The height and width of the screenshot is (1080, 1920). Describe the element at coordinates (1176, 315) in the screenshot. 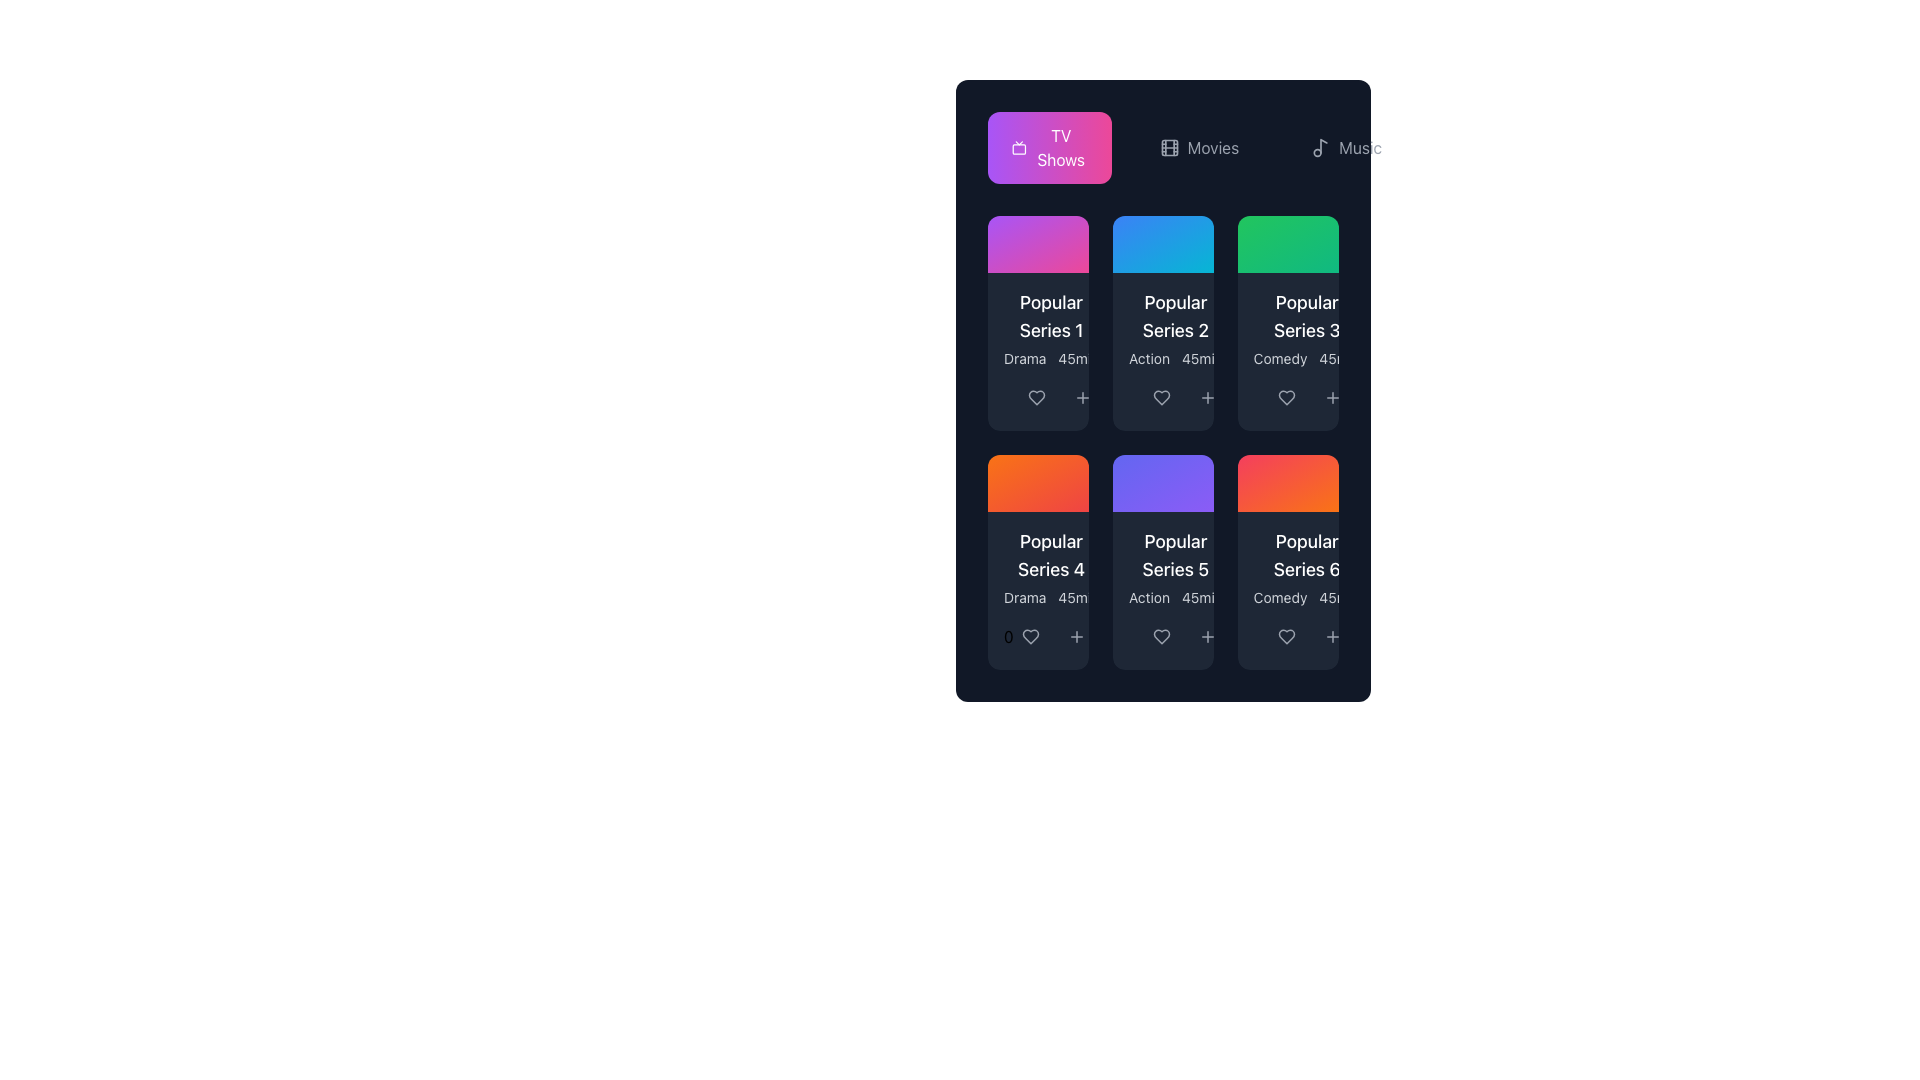

I see `heading text located in the second column of the grid layout, which serves as a title for the associated content, positioned below a blue header box and above the smaller text label 'Action 45min'` at that location.